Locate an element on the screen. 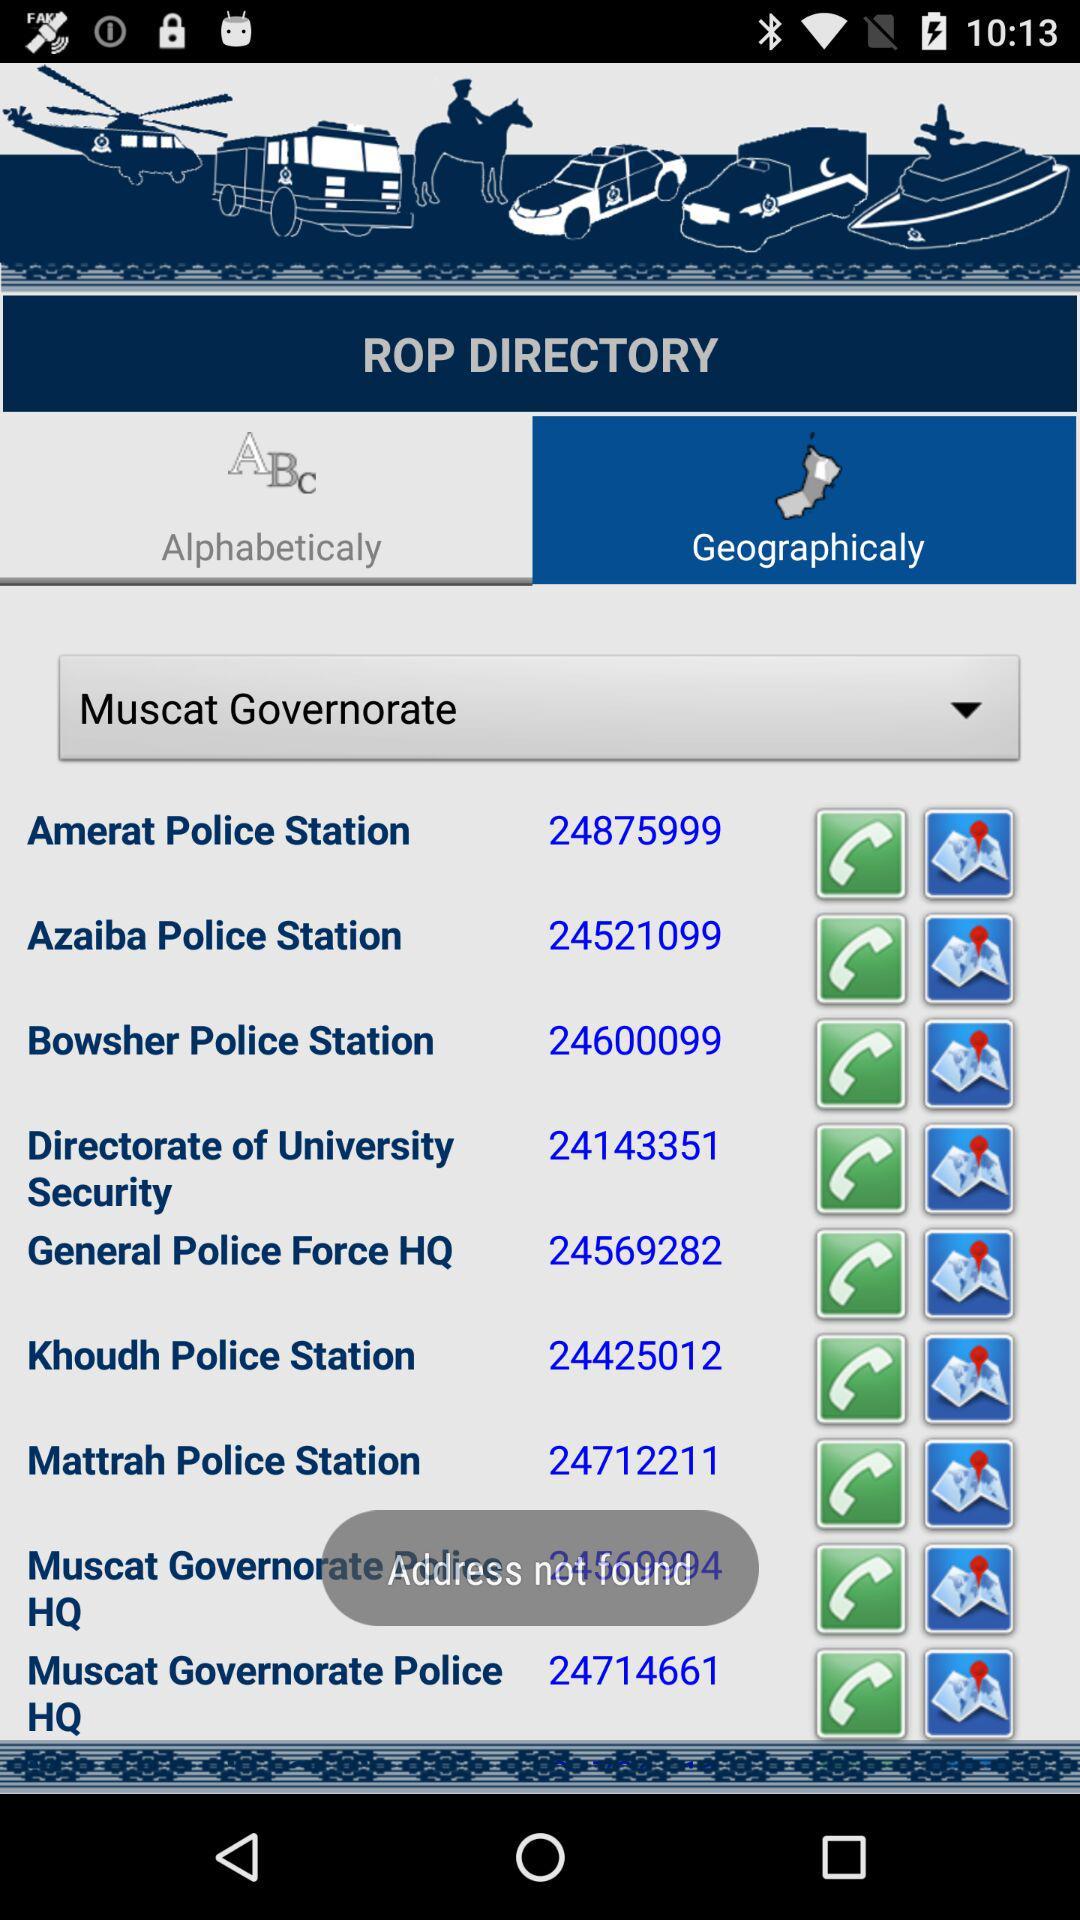 The height and width of the screenshot is (1920, 1080). the call icon is located at coordinates (859, 1027).